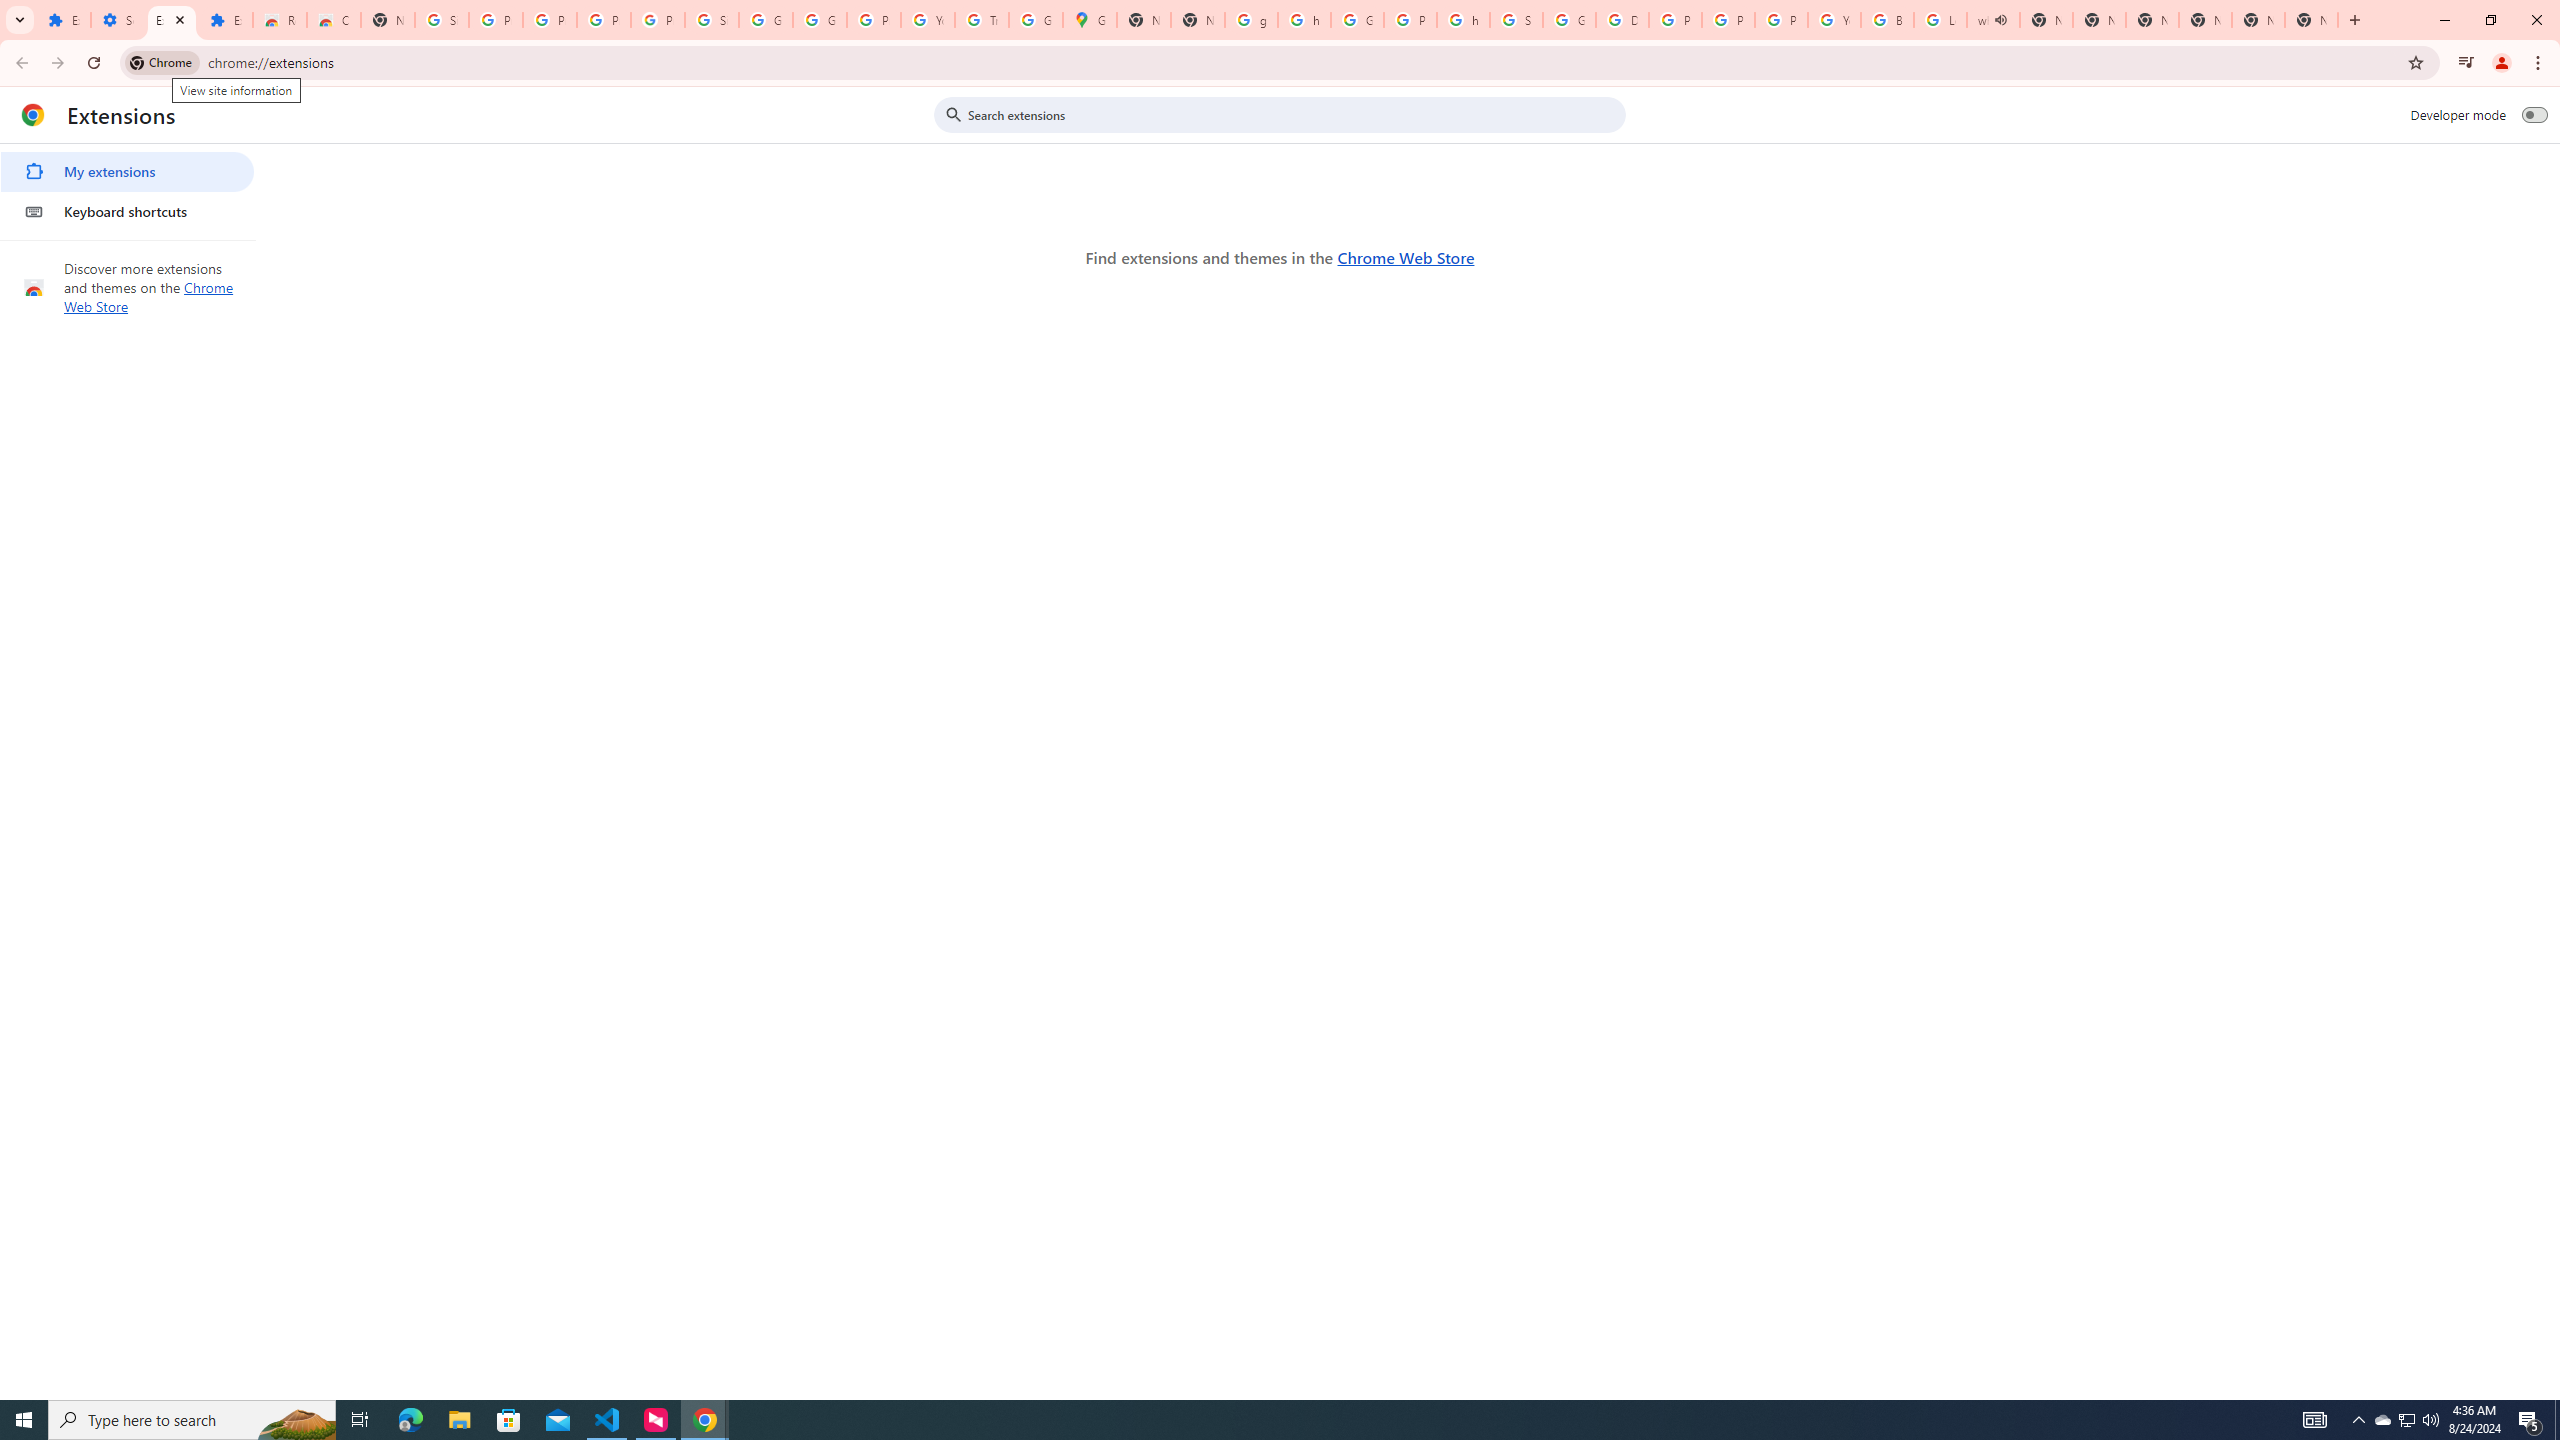  Describe the element at coordinates (278, 19) in the screenshot. I see `'Reviews: Helix Fruit Jump Arcade Game'` at that location.